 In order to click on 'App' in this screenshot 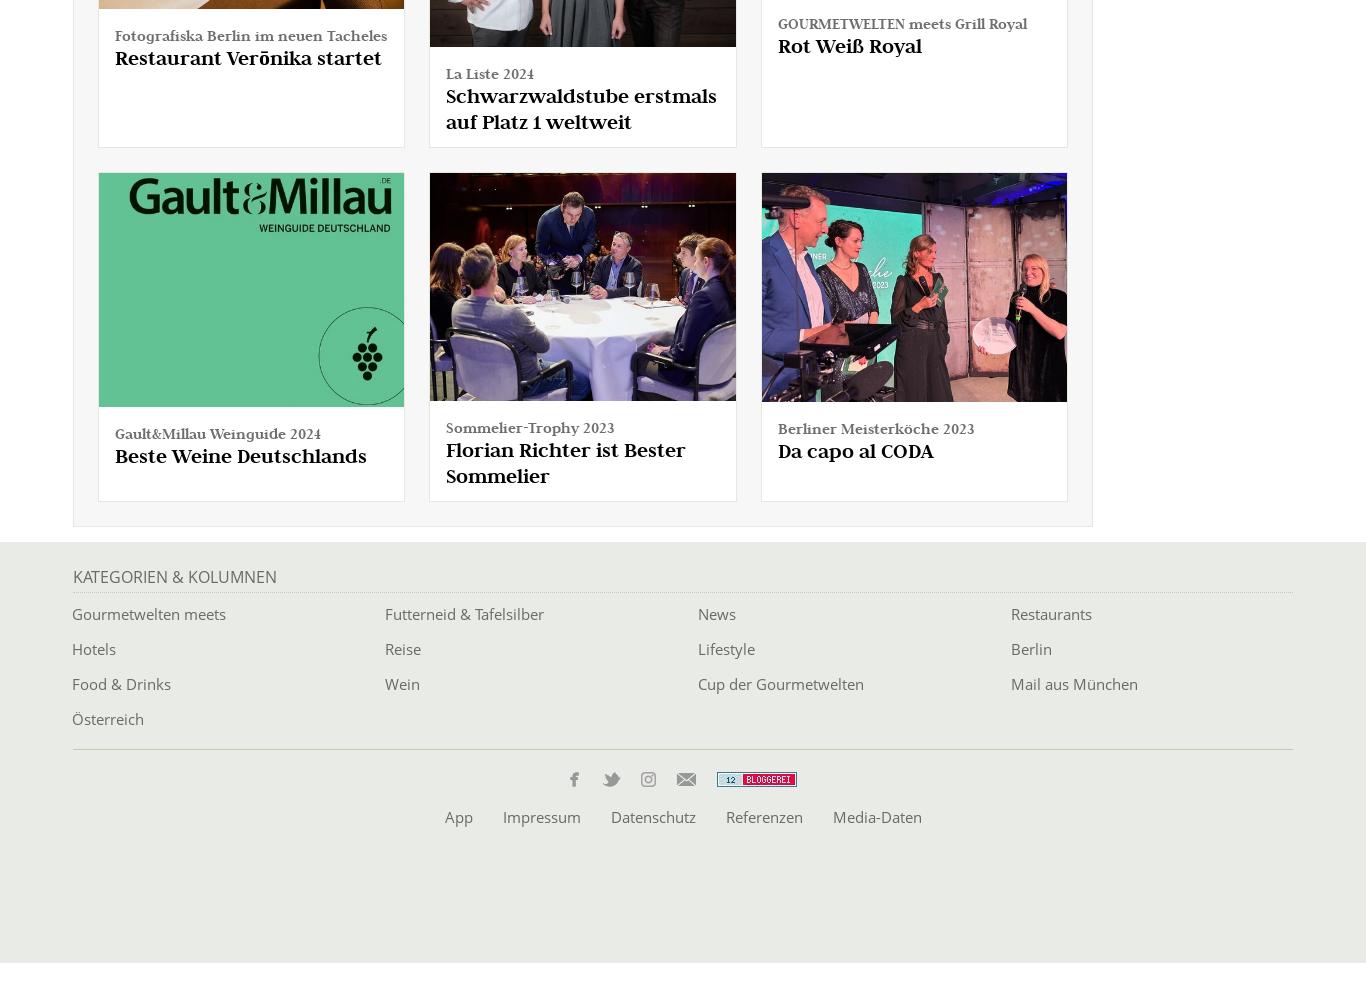, I will do `click(458, 815)`.